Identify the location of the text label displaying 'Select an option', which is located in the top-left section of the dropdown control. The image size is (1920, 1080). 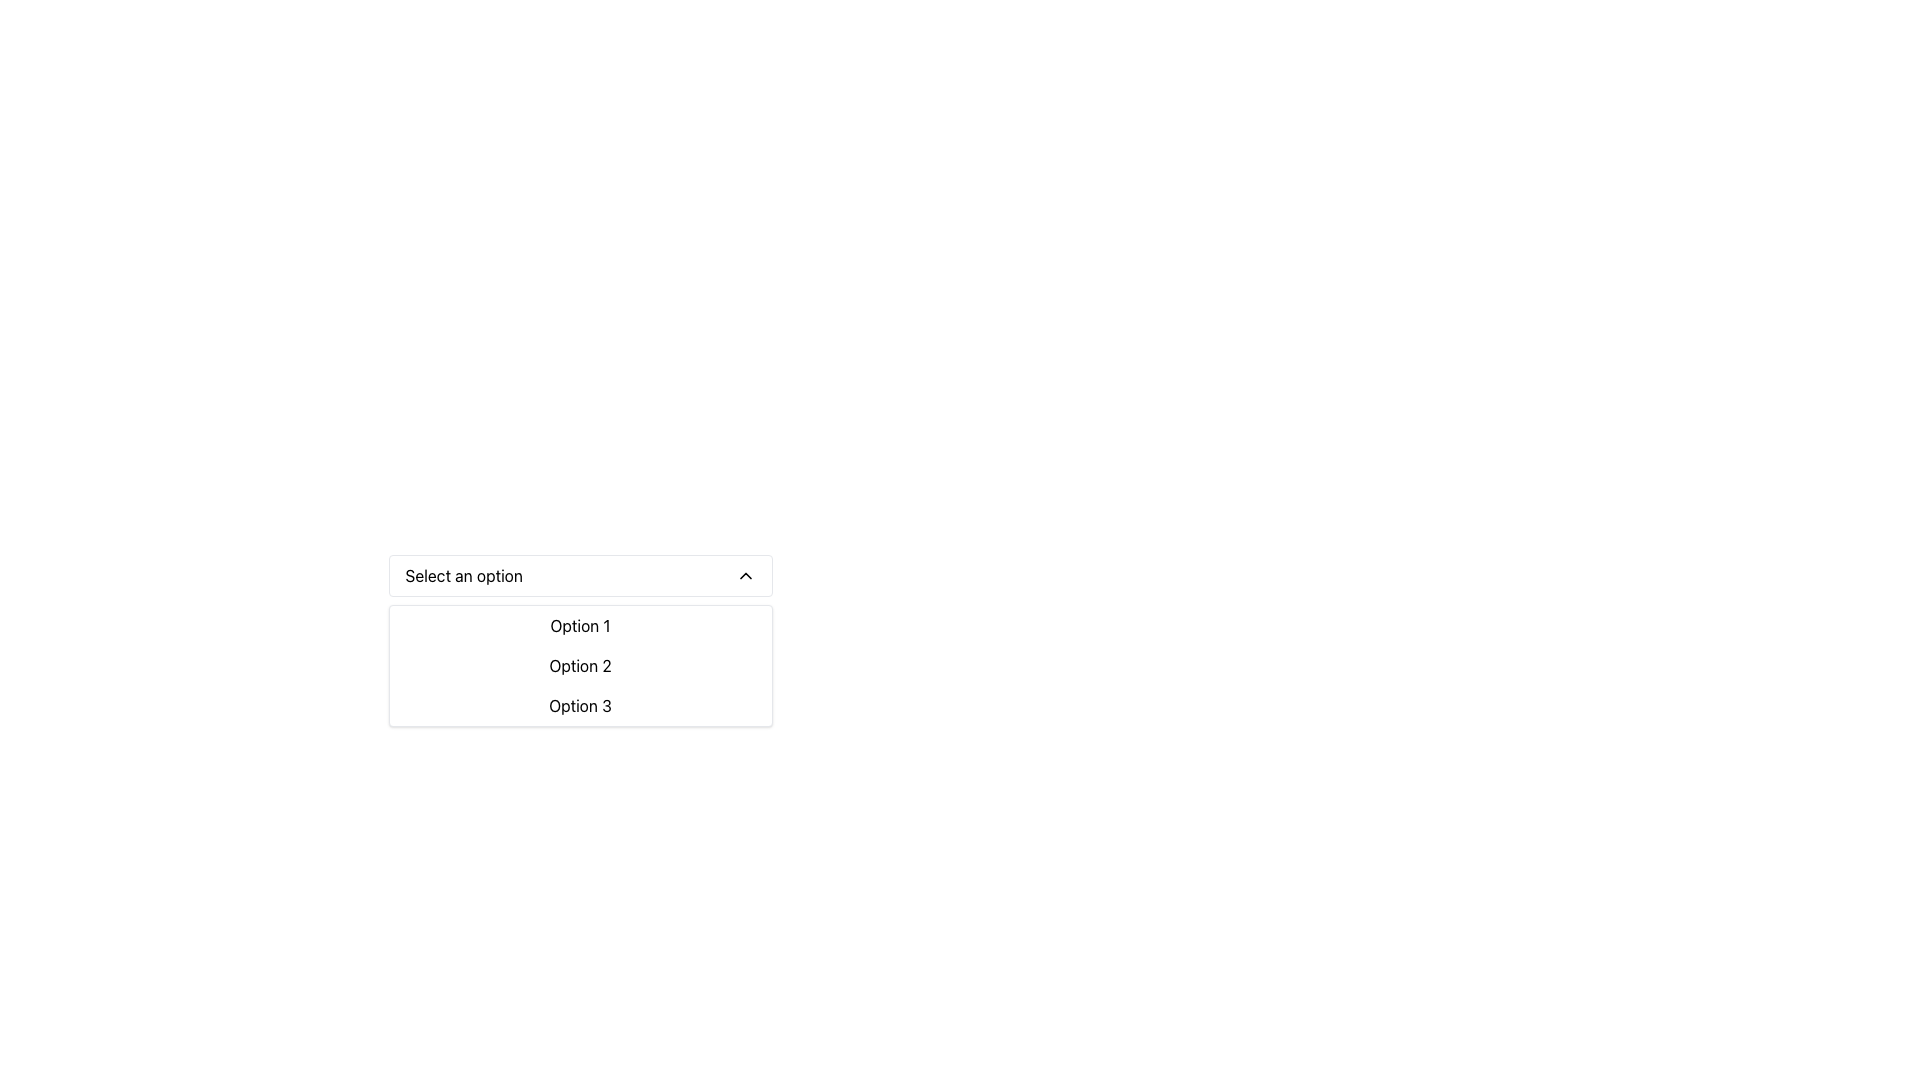
(463, 575).